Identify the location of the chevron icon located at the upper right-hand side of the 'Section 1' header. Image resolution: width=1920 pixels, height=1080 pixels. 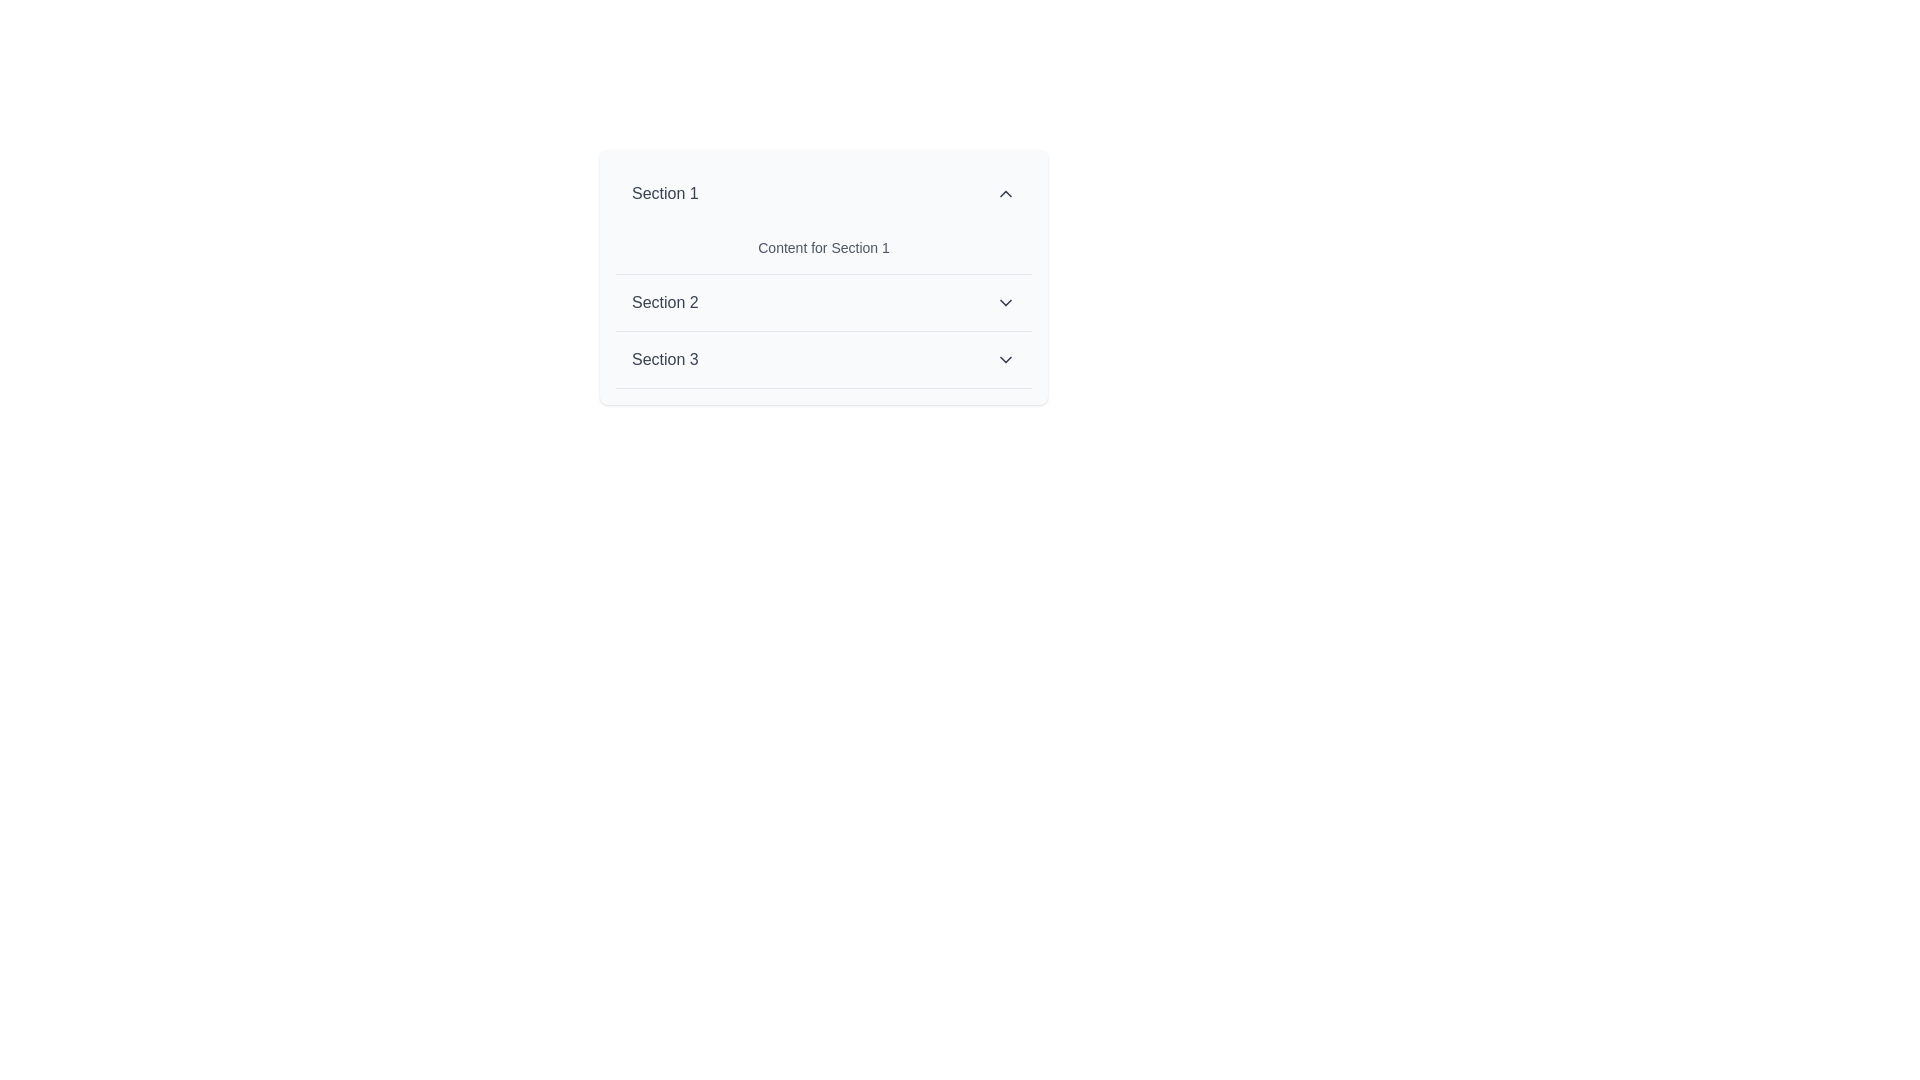
(1006, 193).